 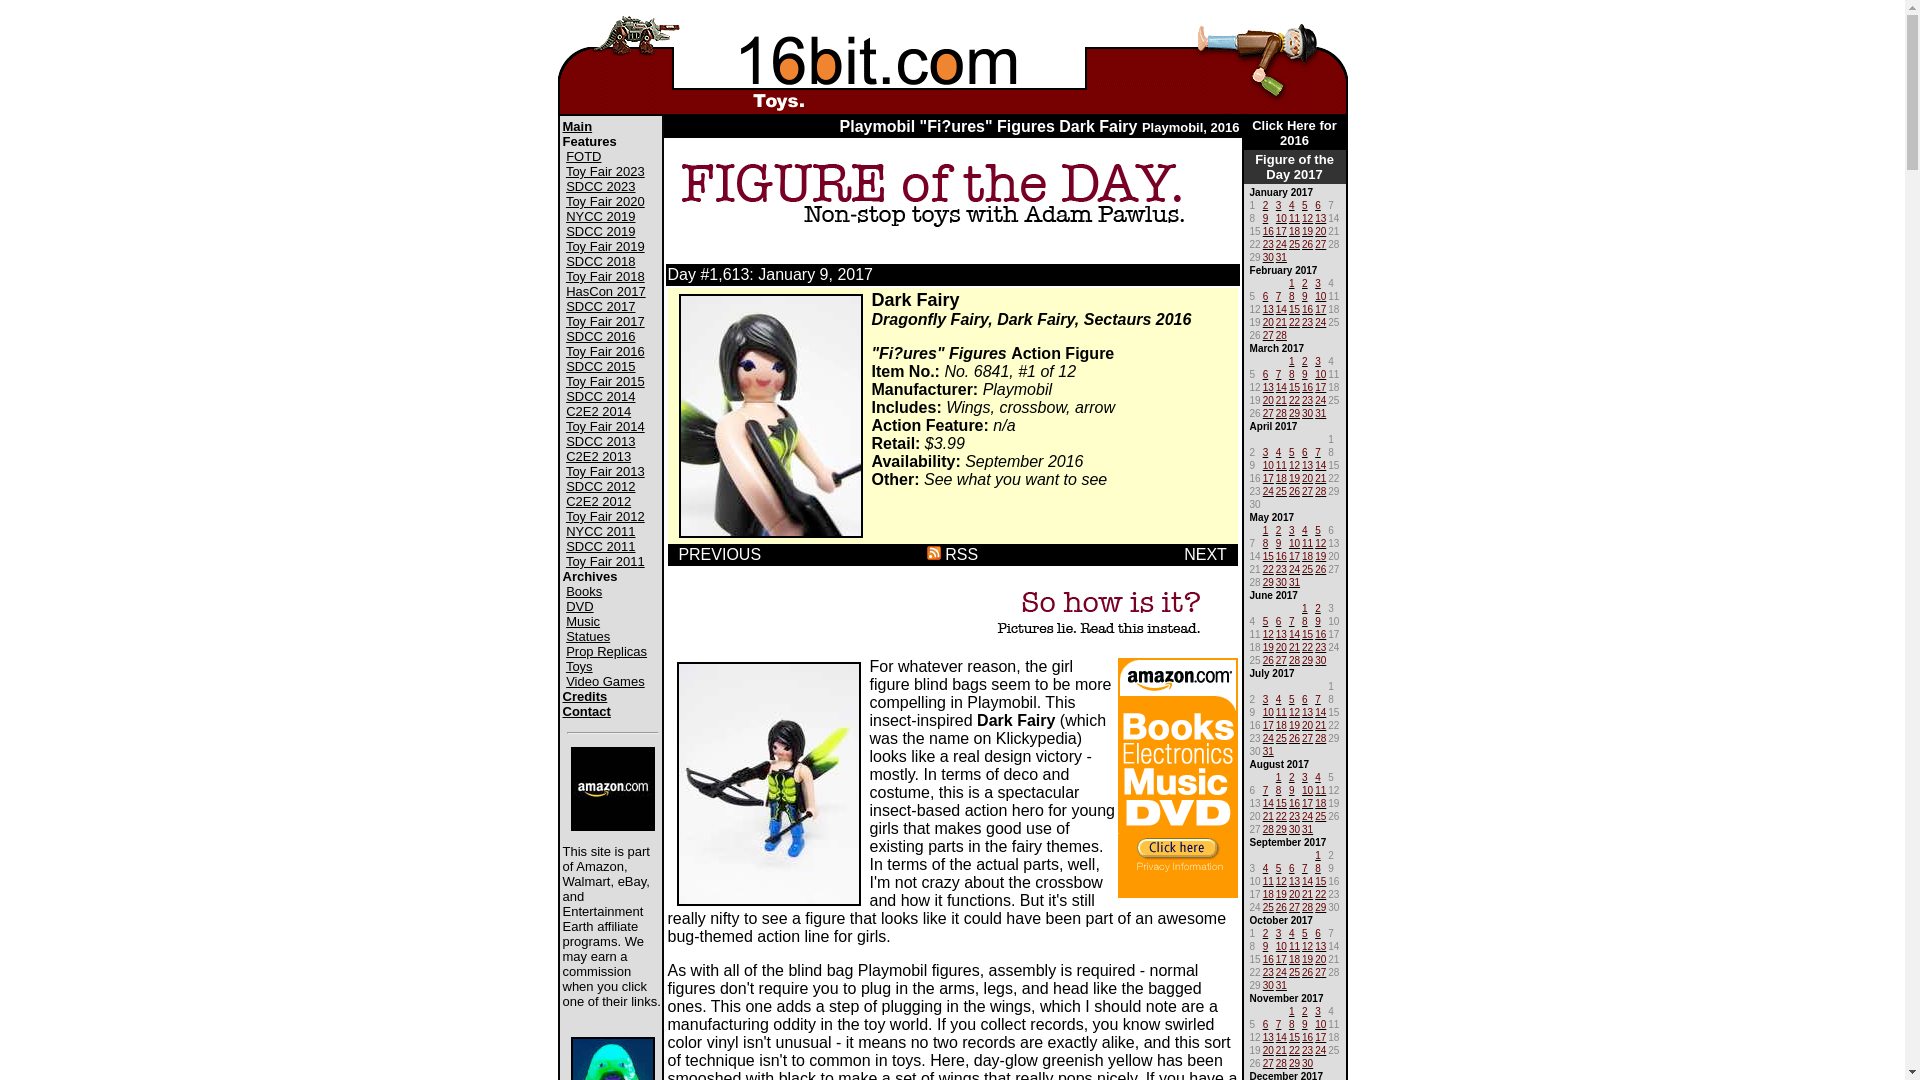 What do you see at coordinates (1289, 658) in the screenshot?
I see `'28'` at bounding box center [1289, 658].